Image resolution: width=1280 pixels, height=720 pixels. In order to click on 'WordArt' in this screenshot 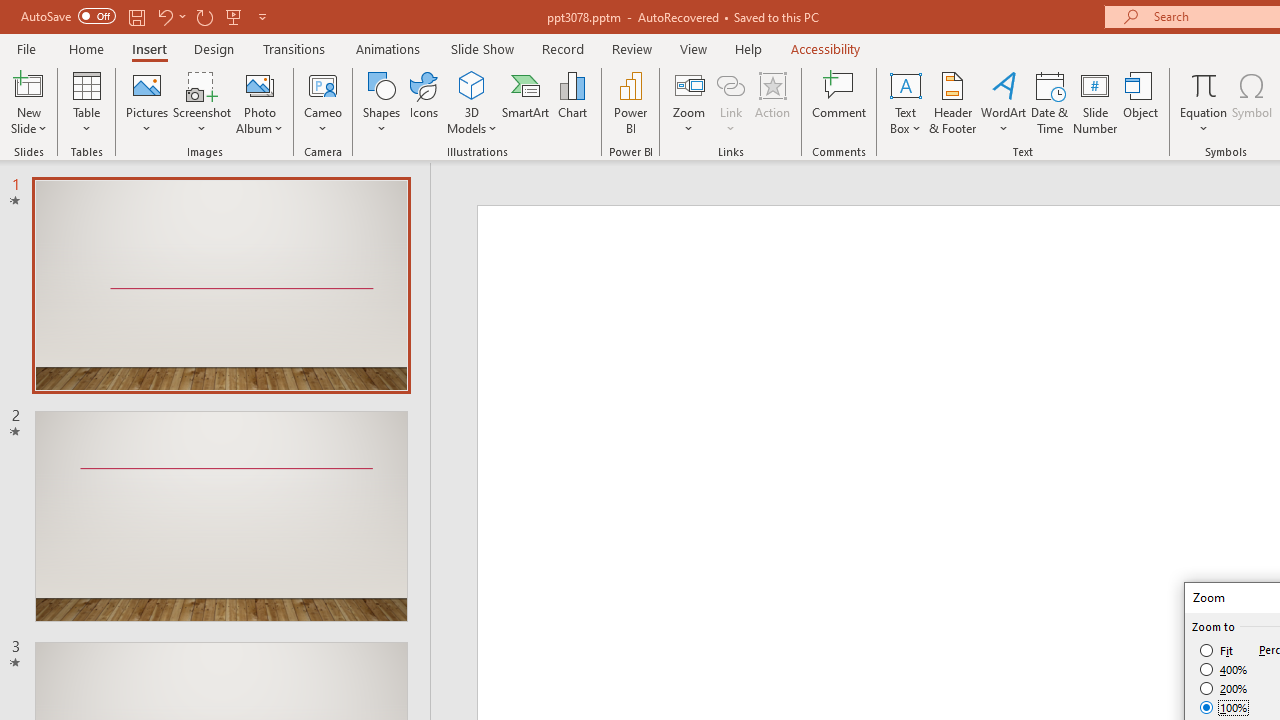, I will do `click(1004, 103)`.